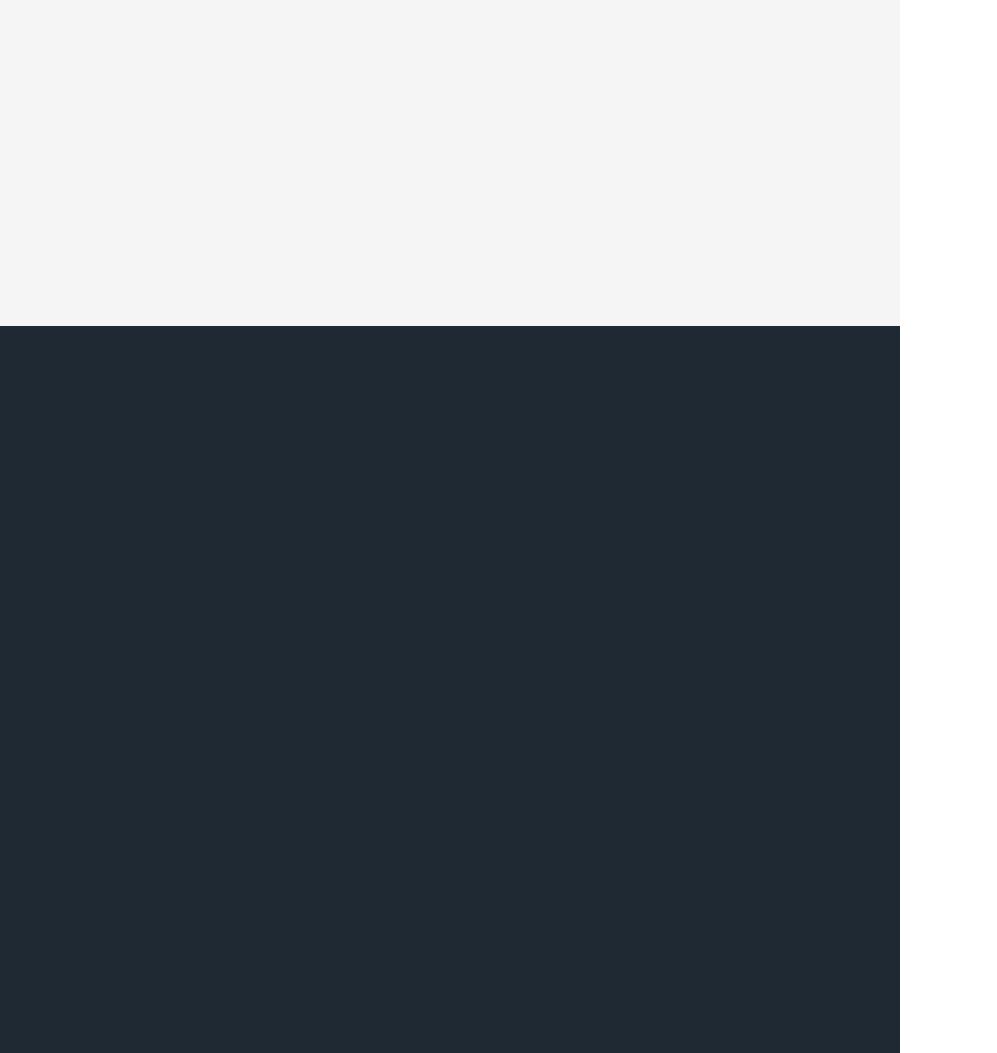 The width and height of the screenshot is (997, 1053). I want to click on 'Follow TechSpot', so click(586, 813).